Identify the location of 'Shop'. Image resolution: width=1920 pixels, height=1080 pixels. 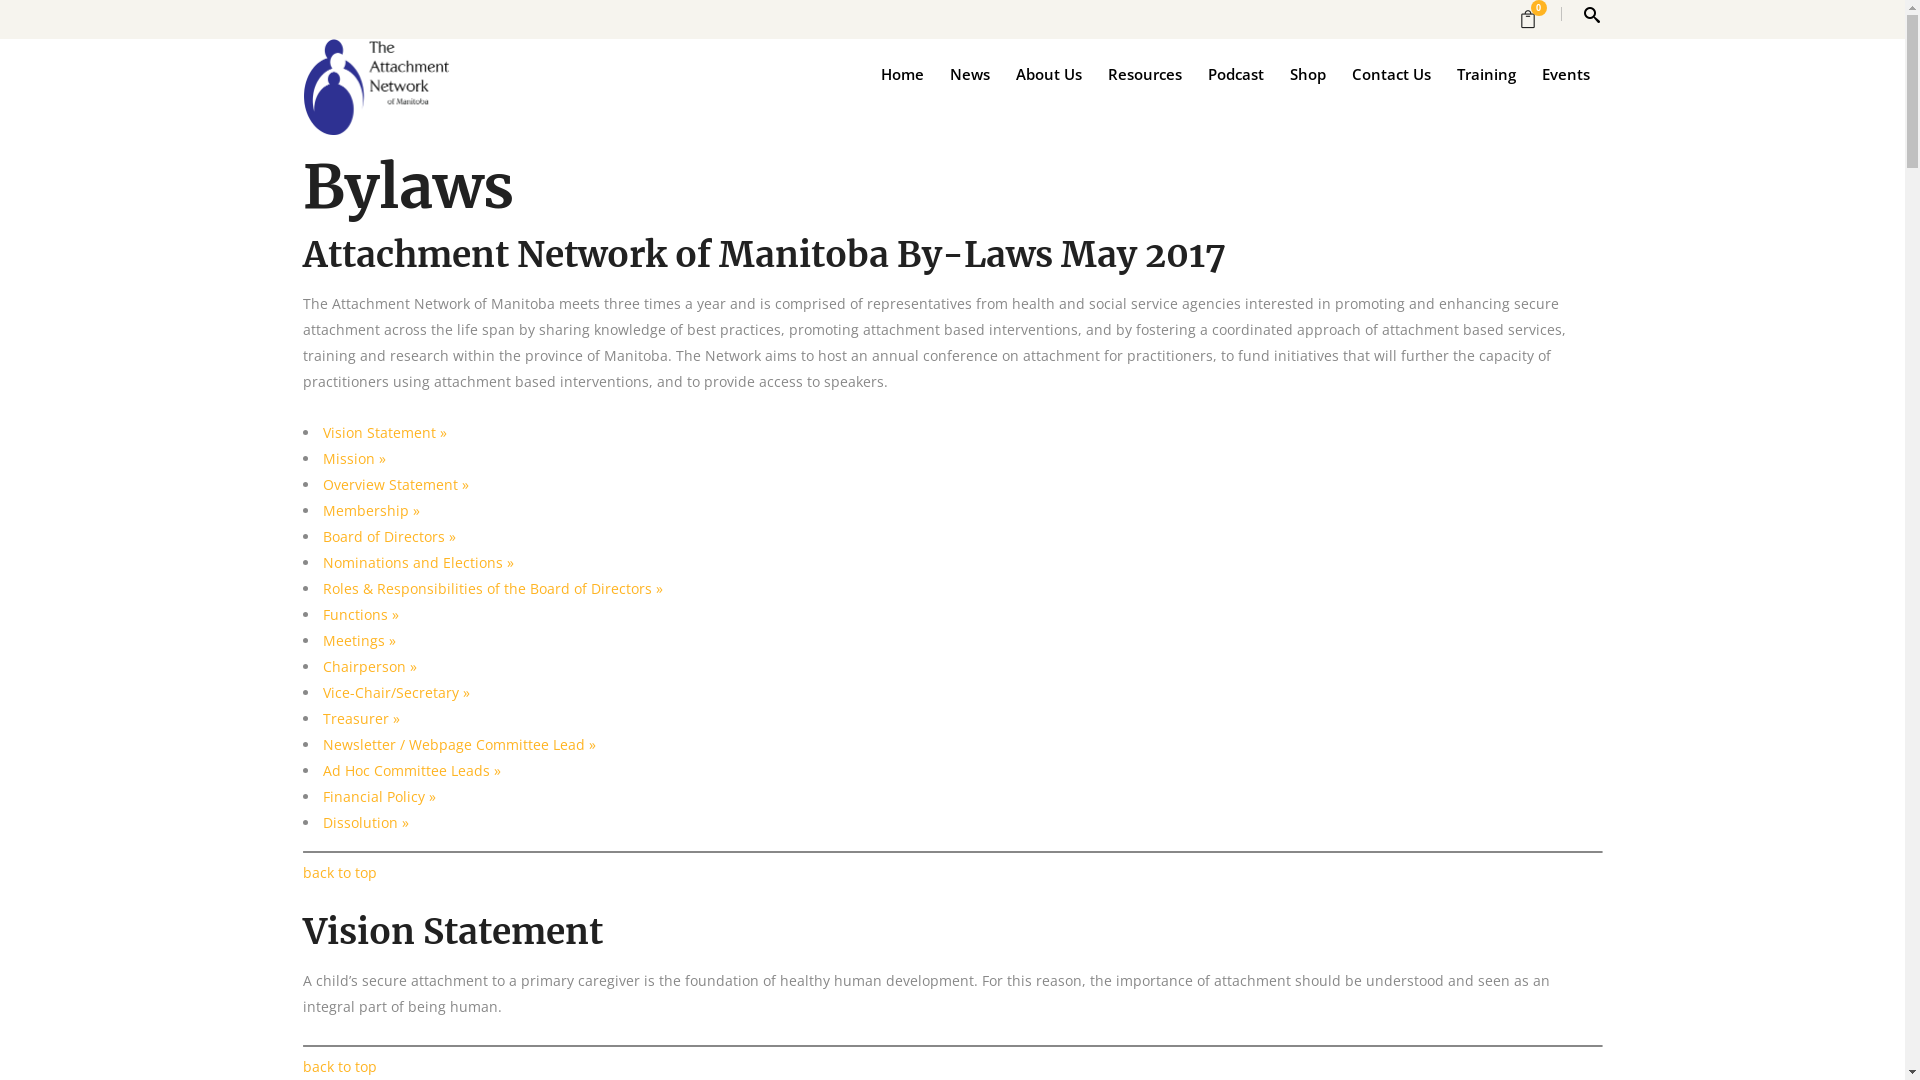
(1275, 72).